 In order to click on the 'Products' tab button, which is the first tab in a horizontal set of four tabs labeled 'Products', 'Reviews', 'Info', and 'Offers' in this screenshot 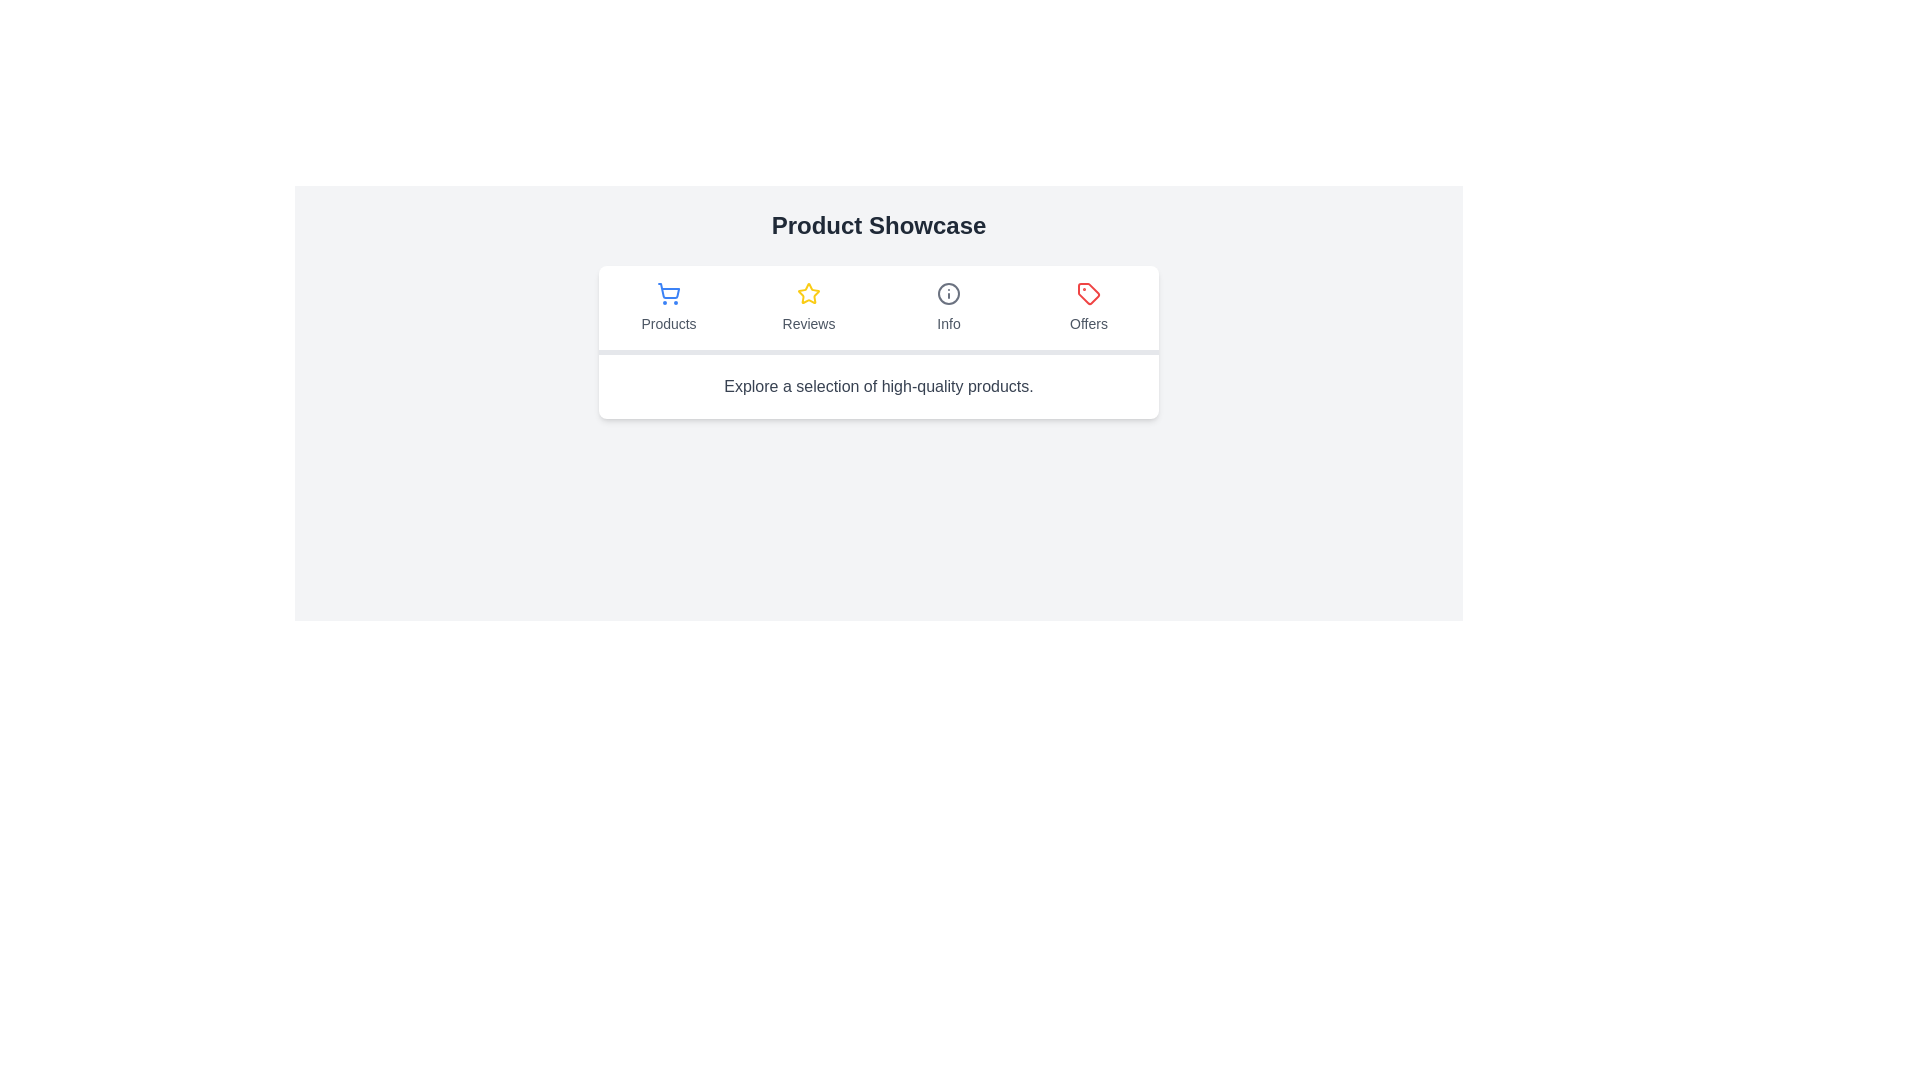, I will do `click(668, 309)`.